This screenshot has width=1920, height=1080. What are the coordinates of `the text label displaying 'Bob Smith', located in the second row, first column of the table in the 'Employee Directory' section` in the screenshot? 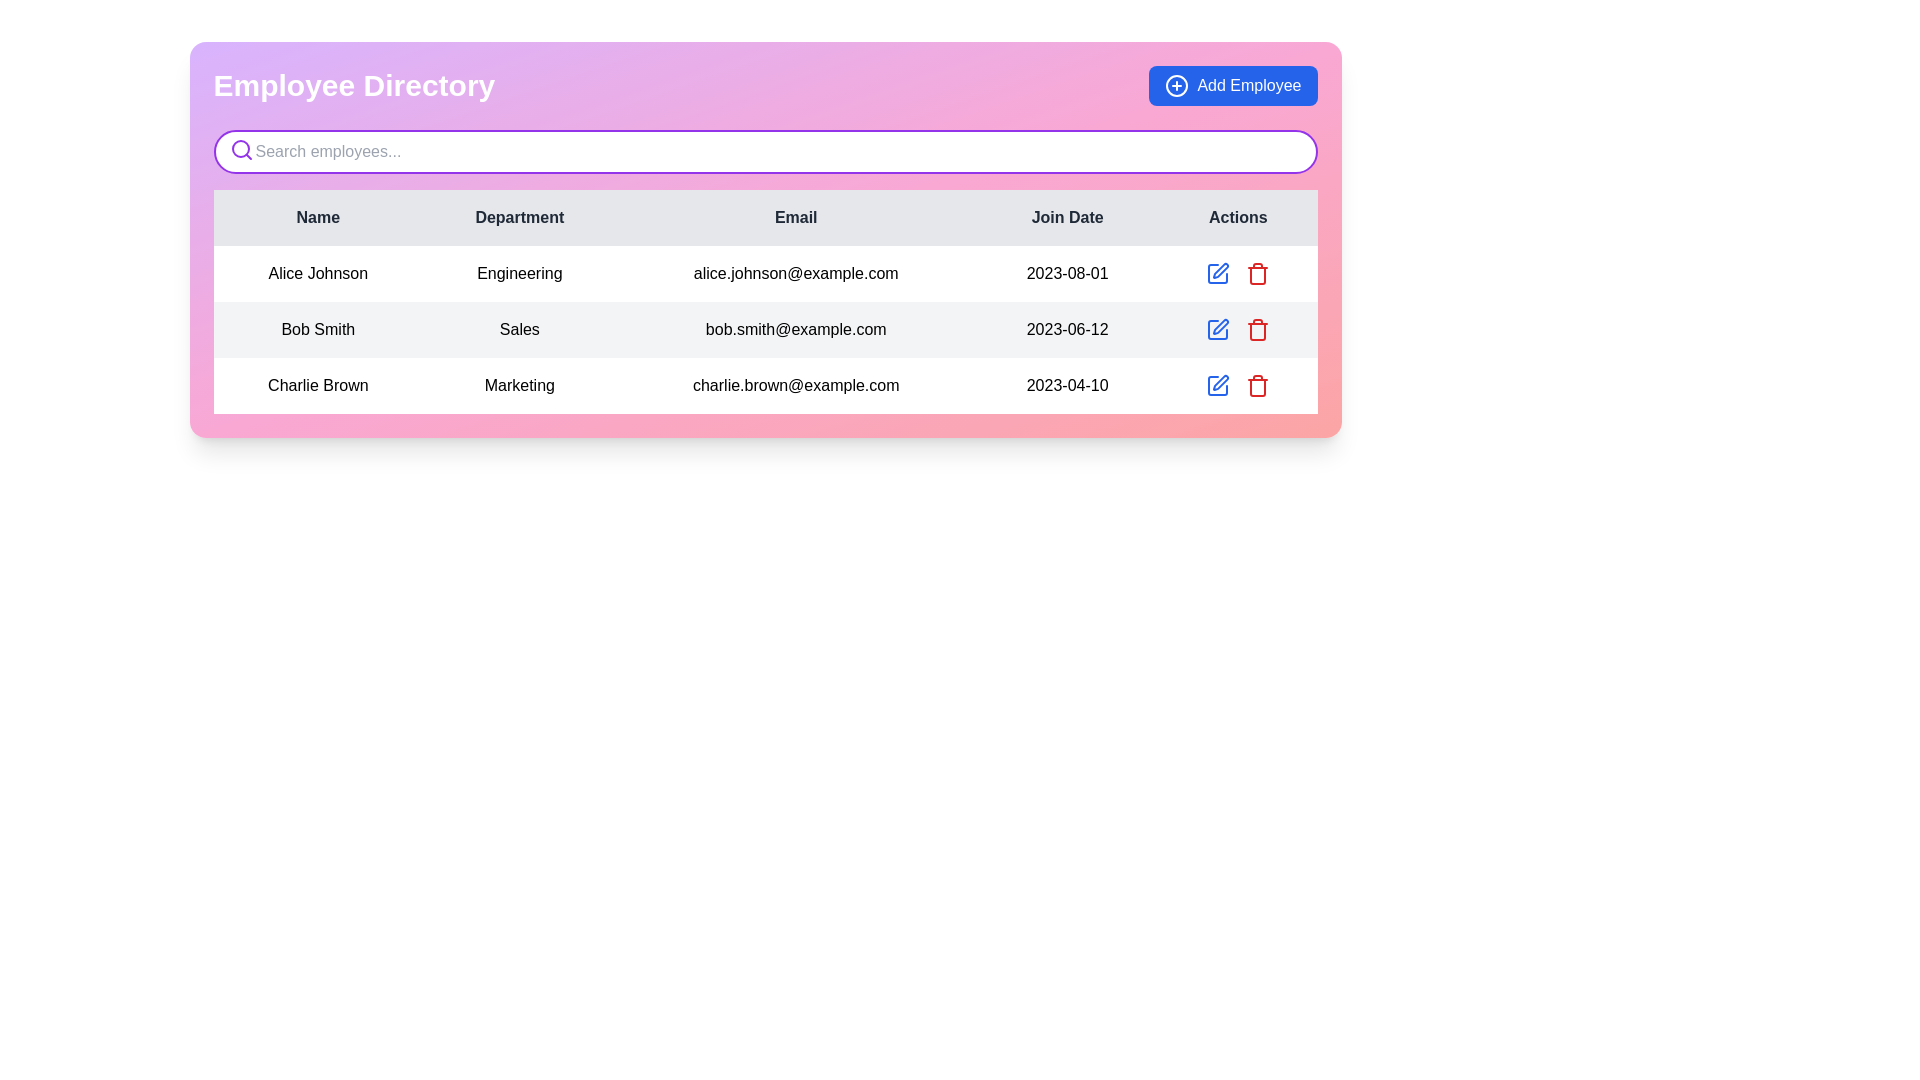 It's located at (317, 329).